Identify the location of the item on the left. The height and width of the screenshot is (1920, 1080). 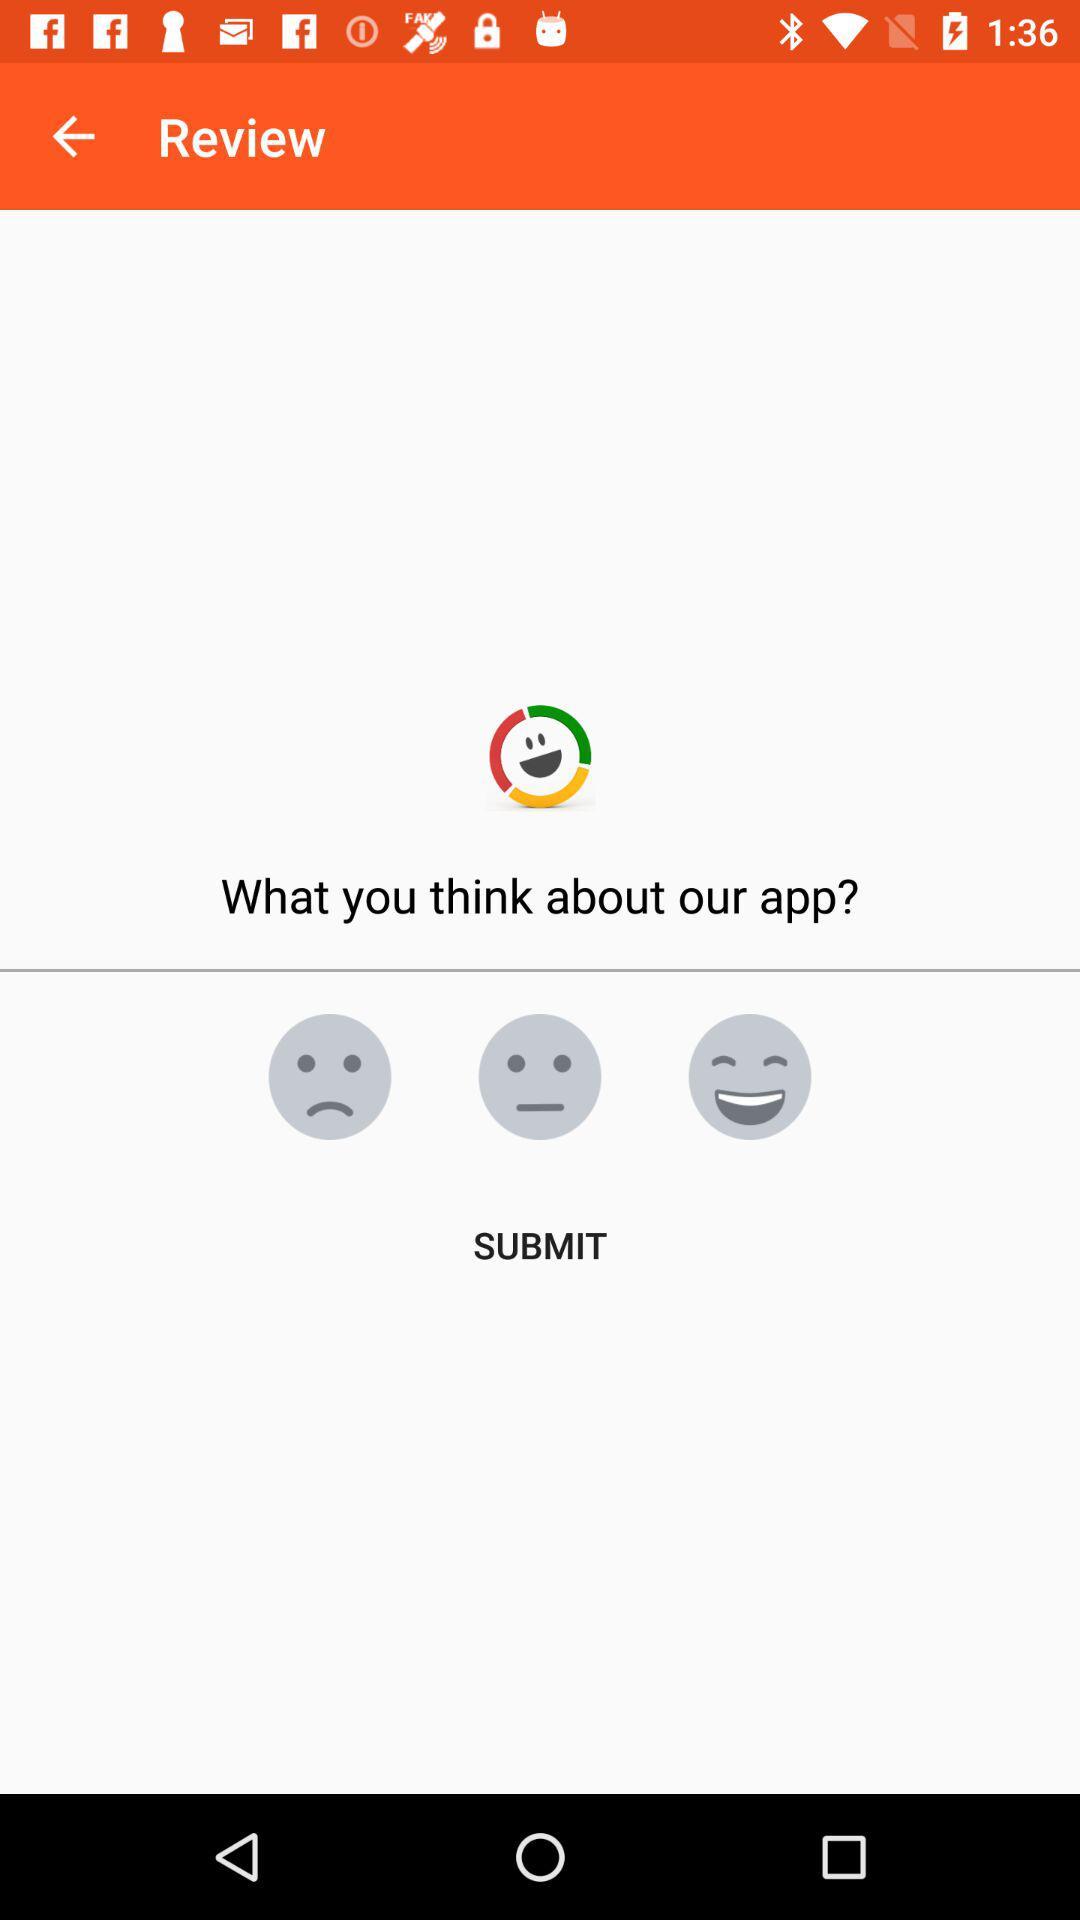
(329, 1075).